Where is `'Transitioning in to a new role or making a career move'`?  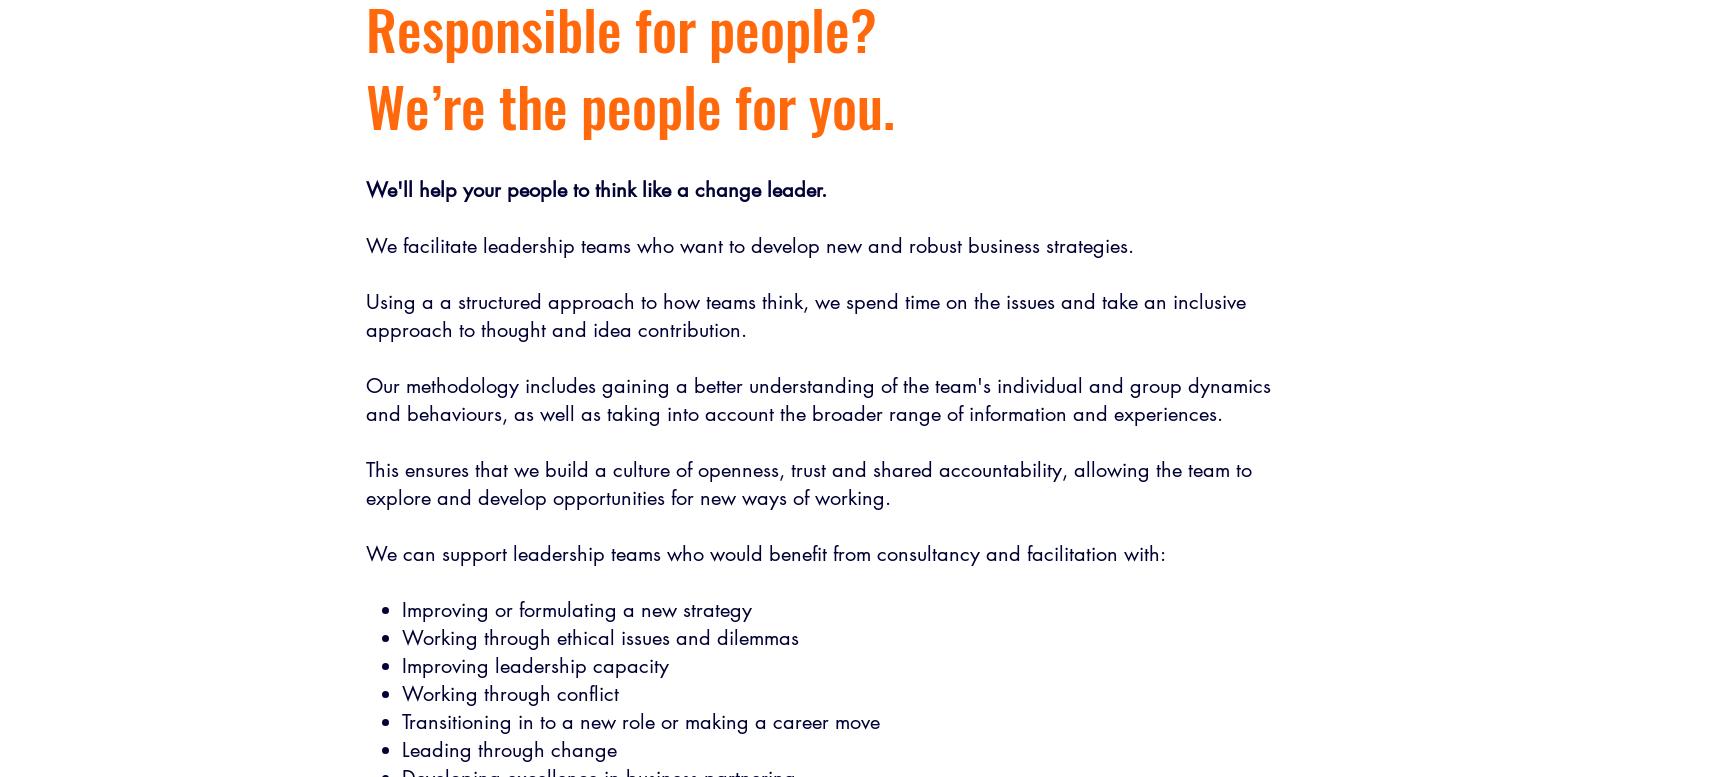 'Transitioning in to a new role or making a career move' is located at coordinates (639, 721).